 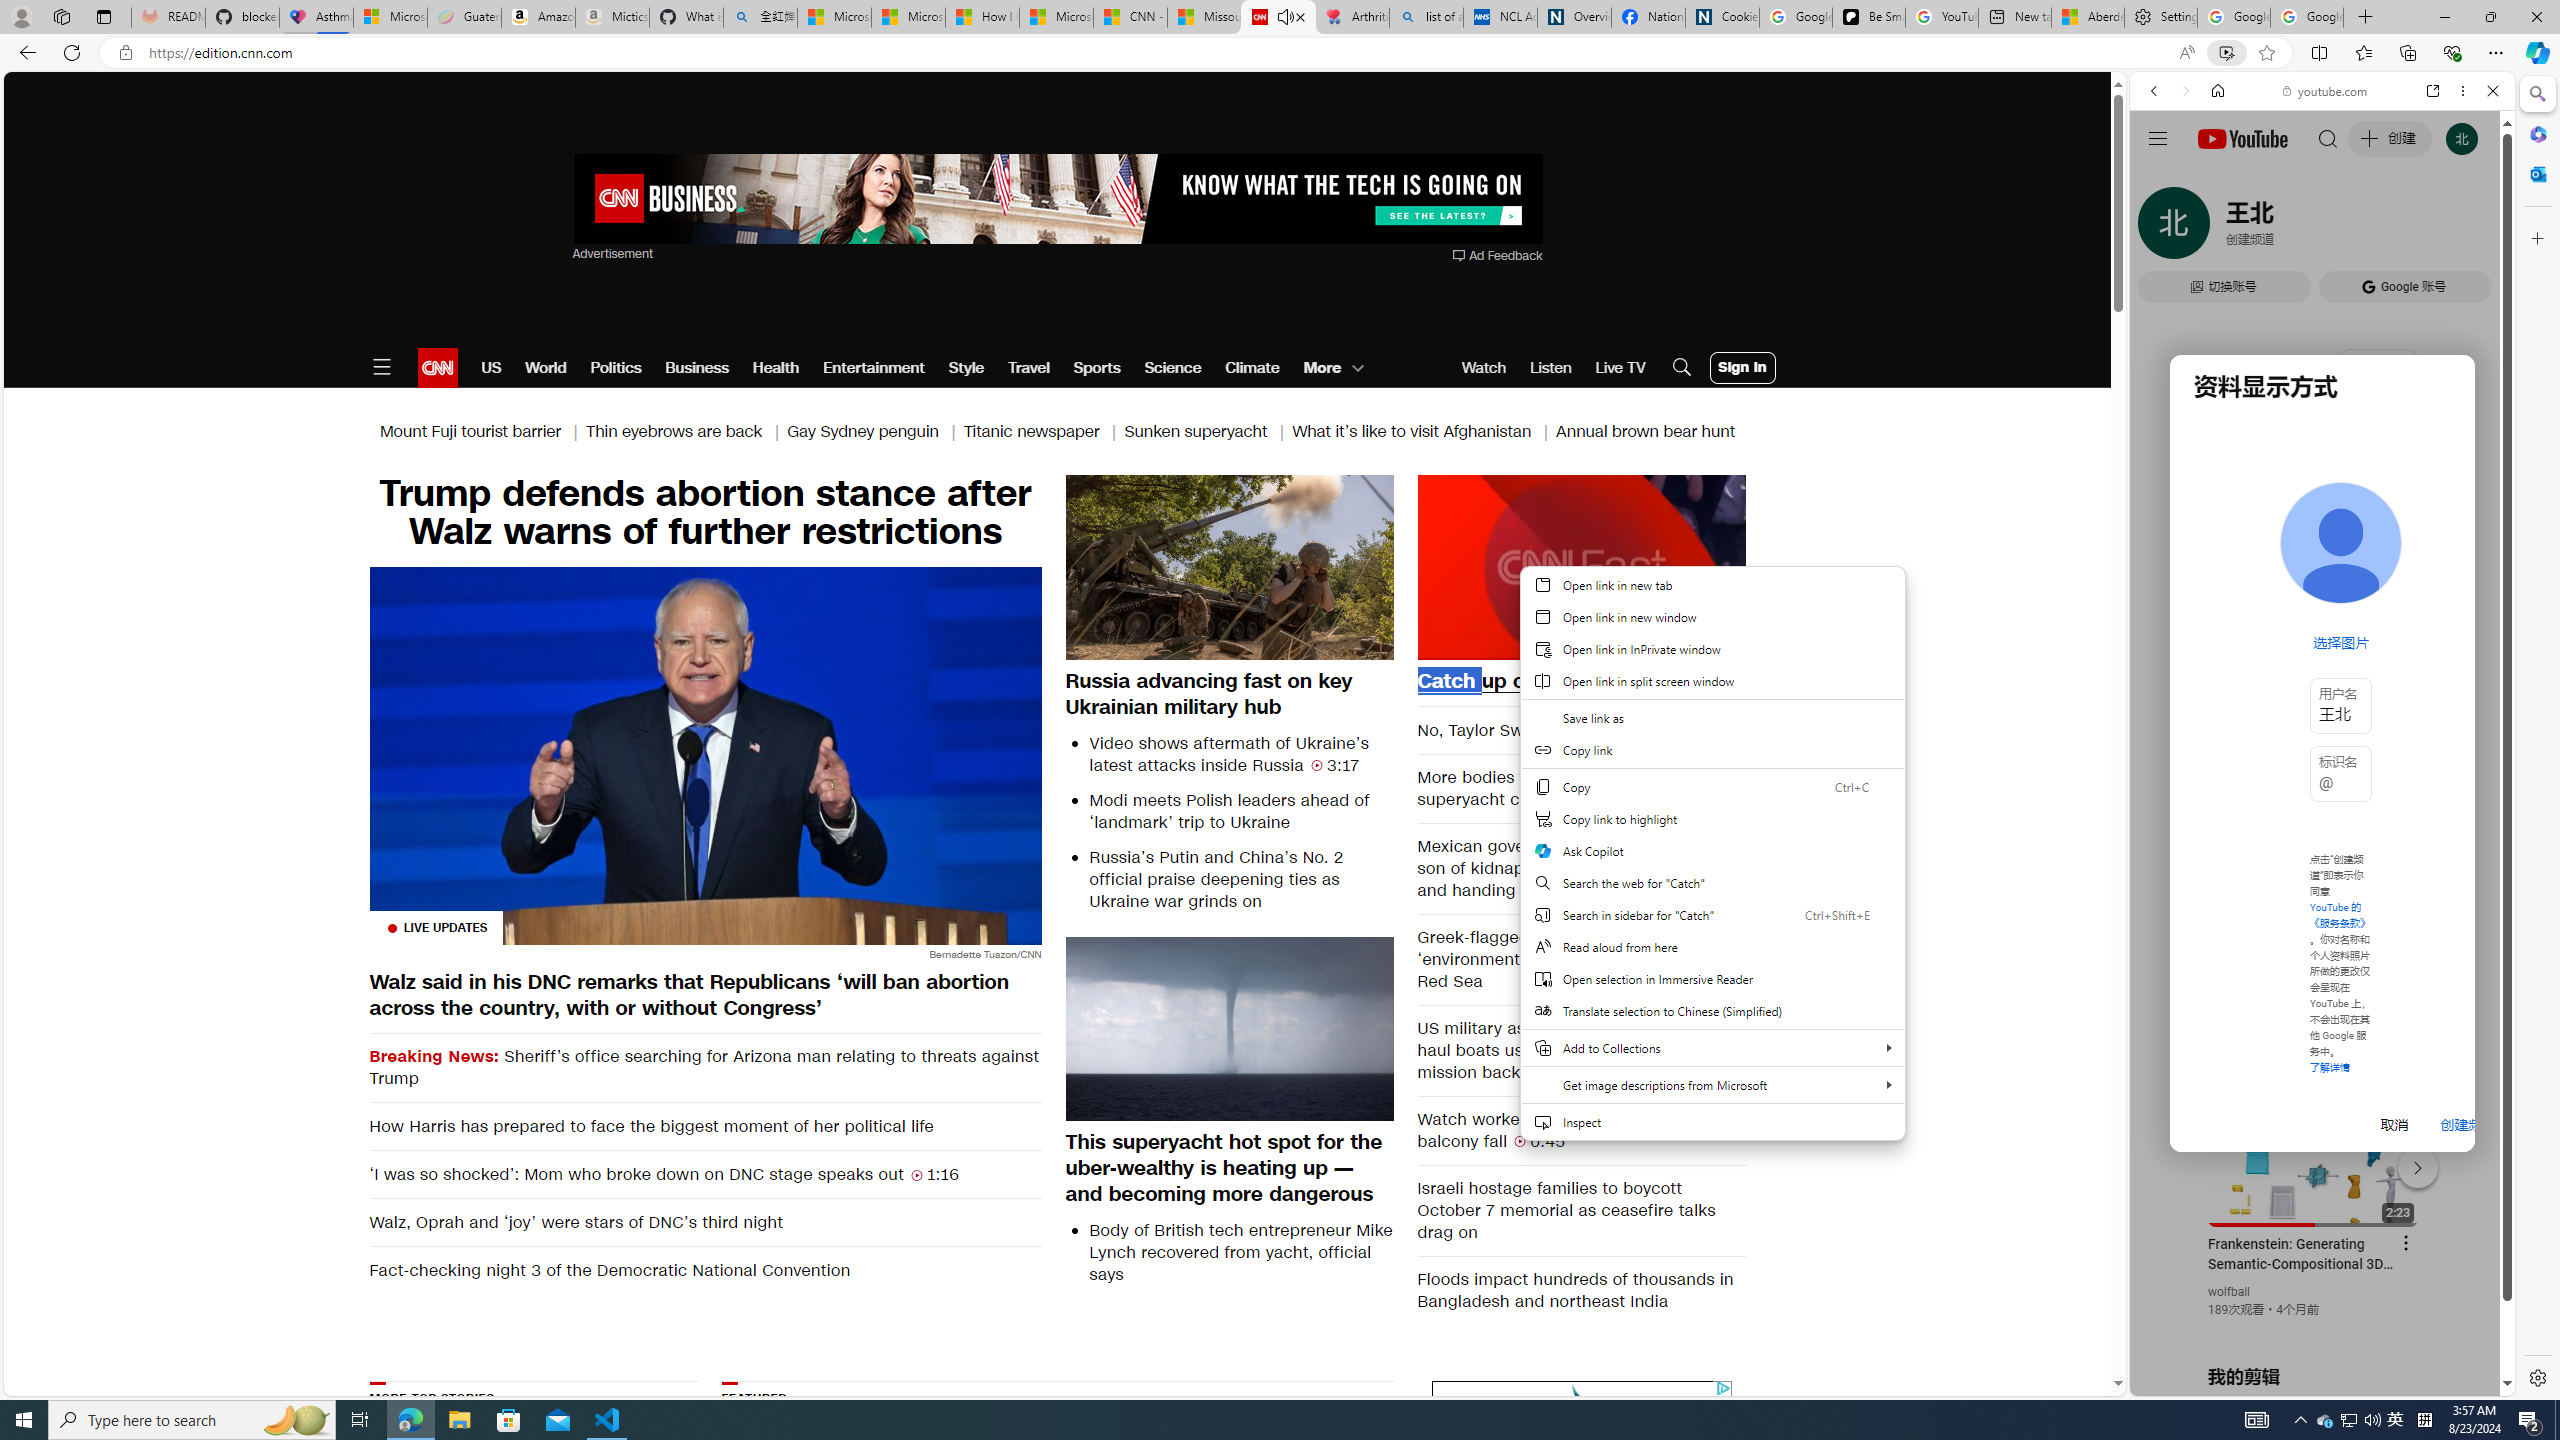 What do you see at coordinates (2320, 591) in the screenshot?
I see `'Trailer #2 [HD]'` at bounding box center [2320, 591].